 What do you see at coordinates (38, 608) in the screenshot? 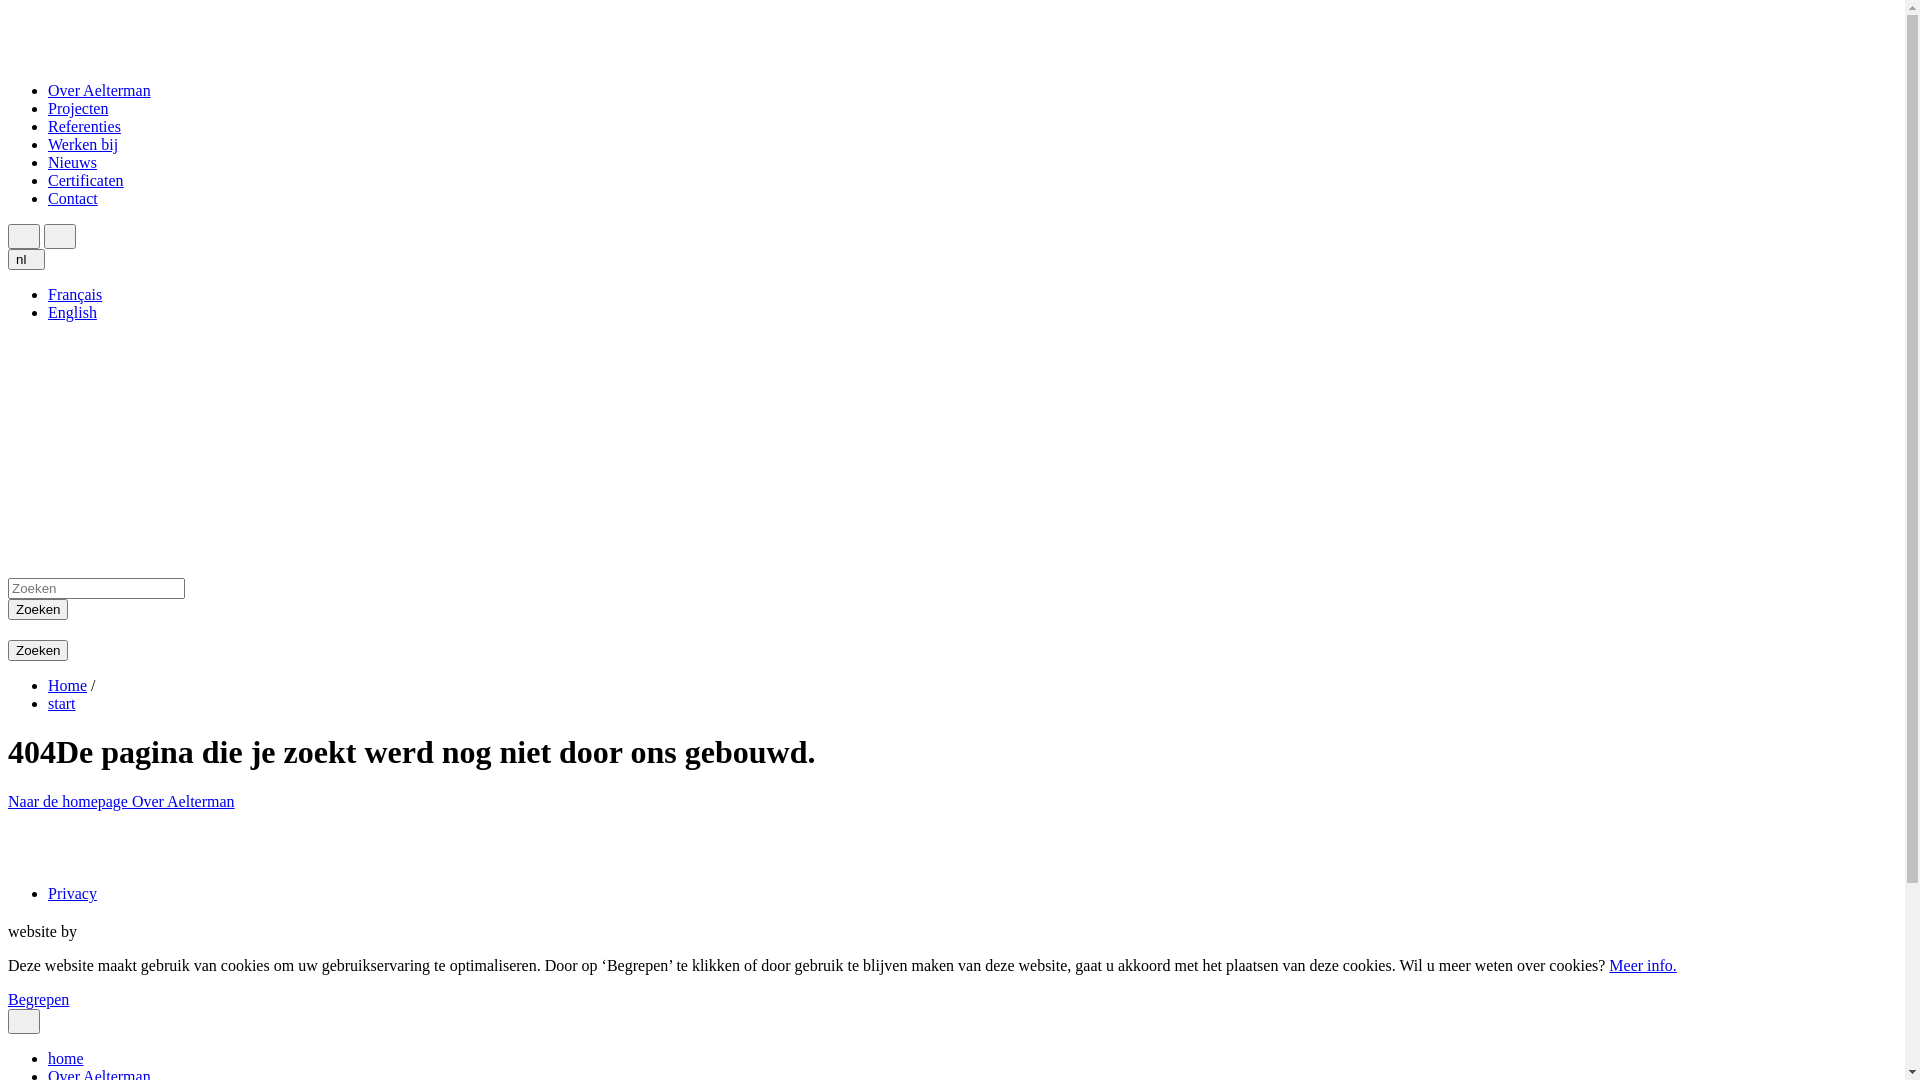
I see `'Zoeken'` at bounding box center [38, 608].